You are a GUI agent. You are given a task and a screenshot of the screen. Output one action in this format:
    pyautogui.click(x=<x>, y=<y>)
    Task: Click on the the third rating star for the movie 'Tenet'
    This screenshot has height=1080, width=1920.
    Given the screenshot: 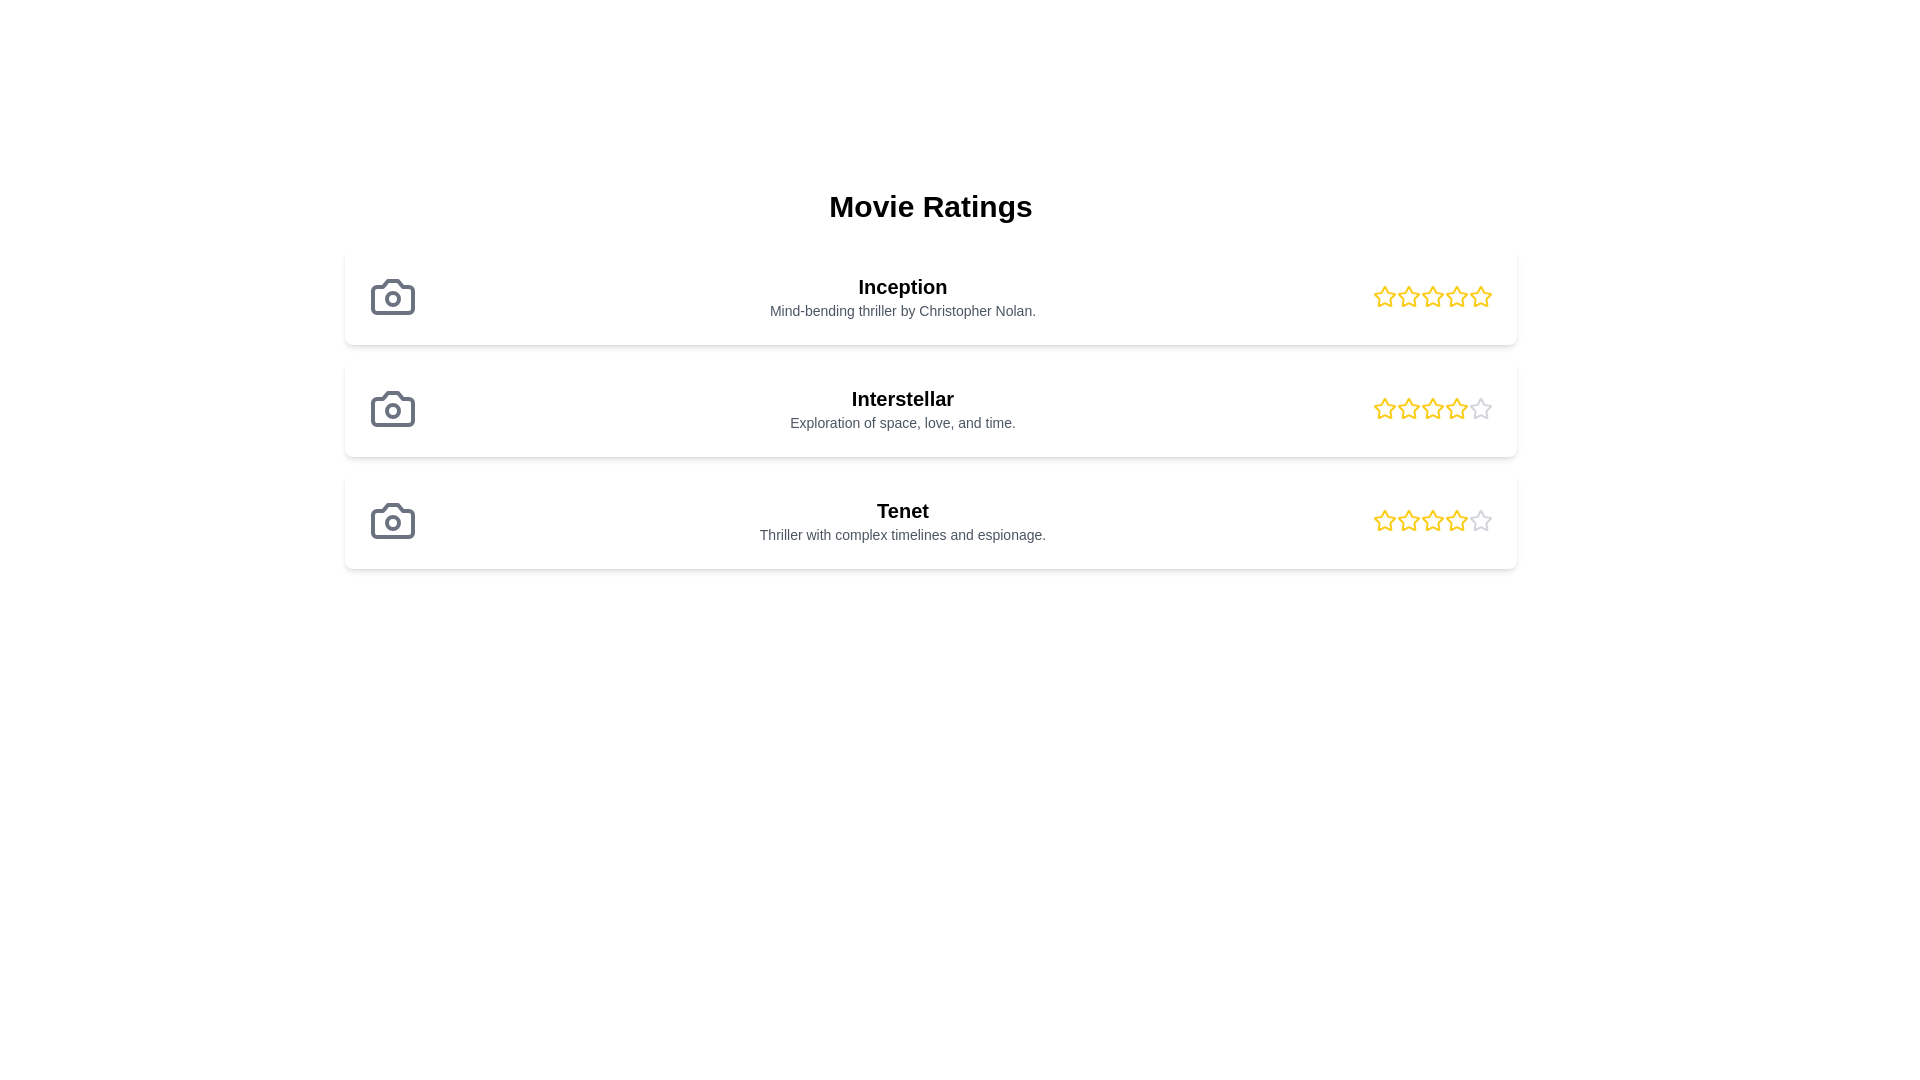 What is the action you would take?
    pyautogui.click(x=1408, y=519)
    